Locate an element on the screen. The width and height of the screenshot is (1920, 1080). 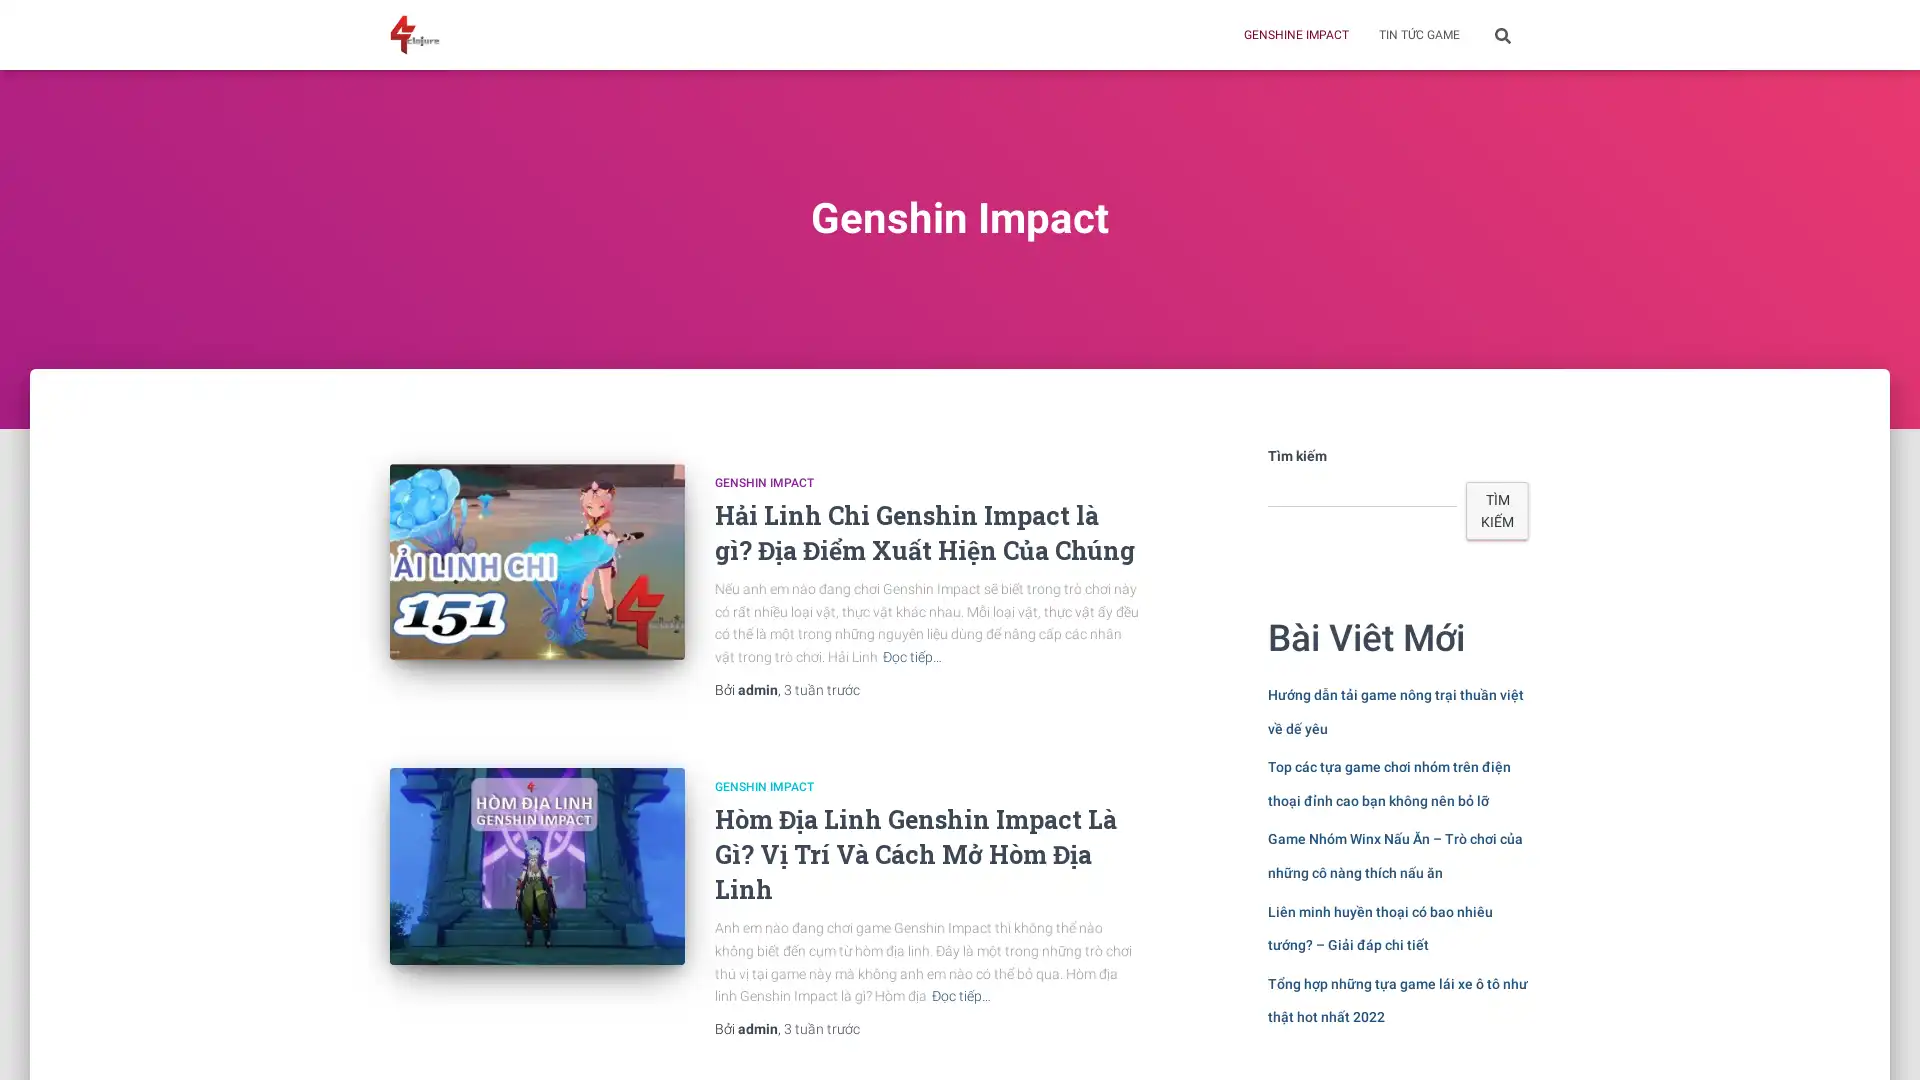
TIM KIEM is located at coordinates (1497, 509).